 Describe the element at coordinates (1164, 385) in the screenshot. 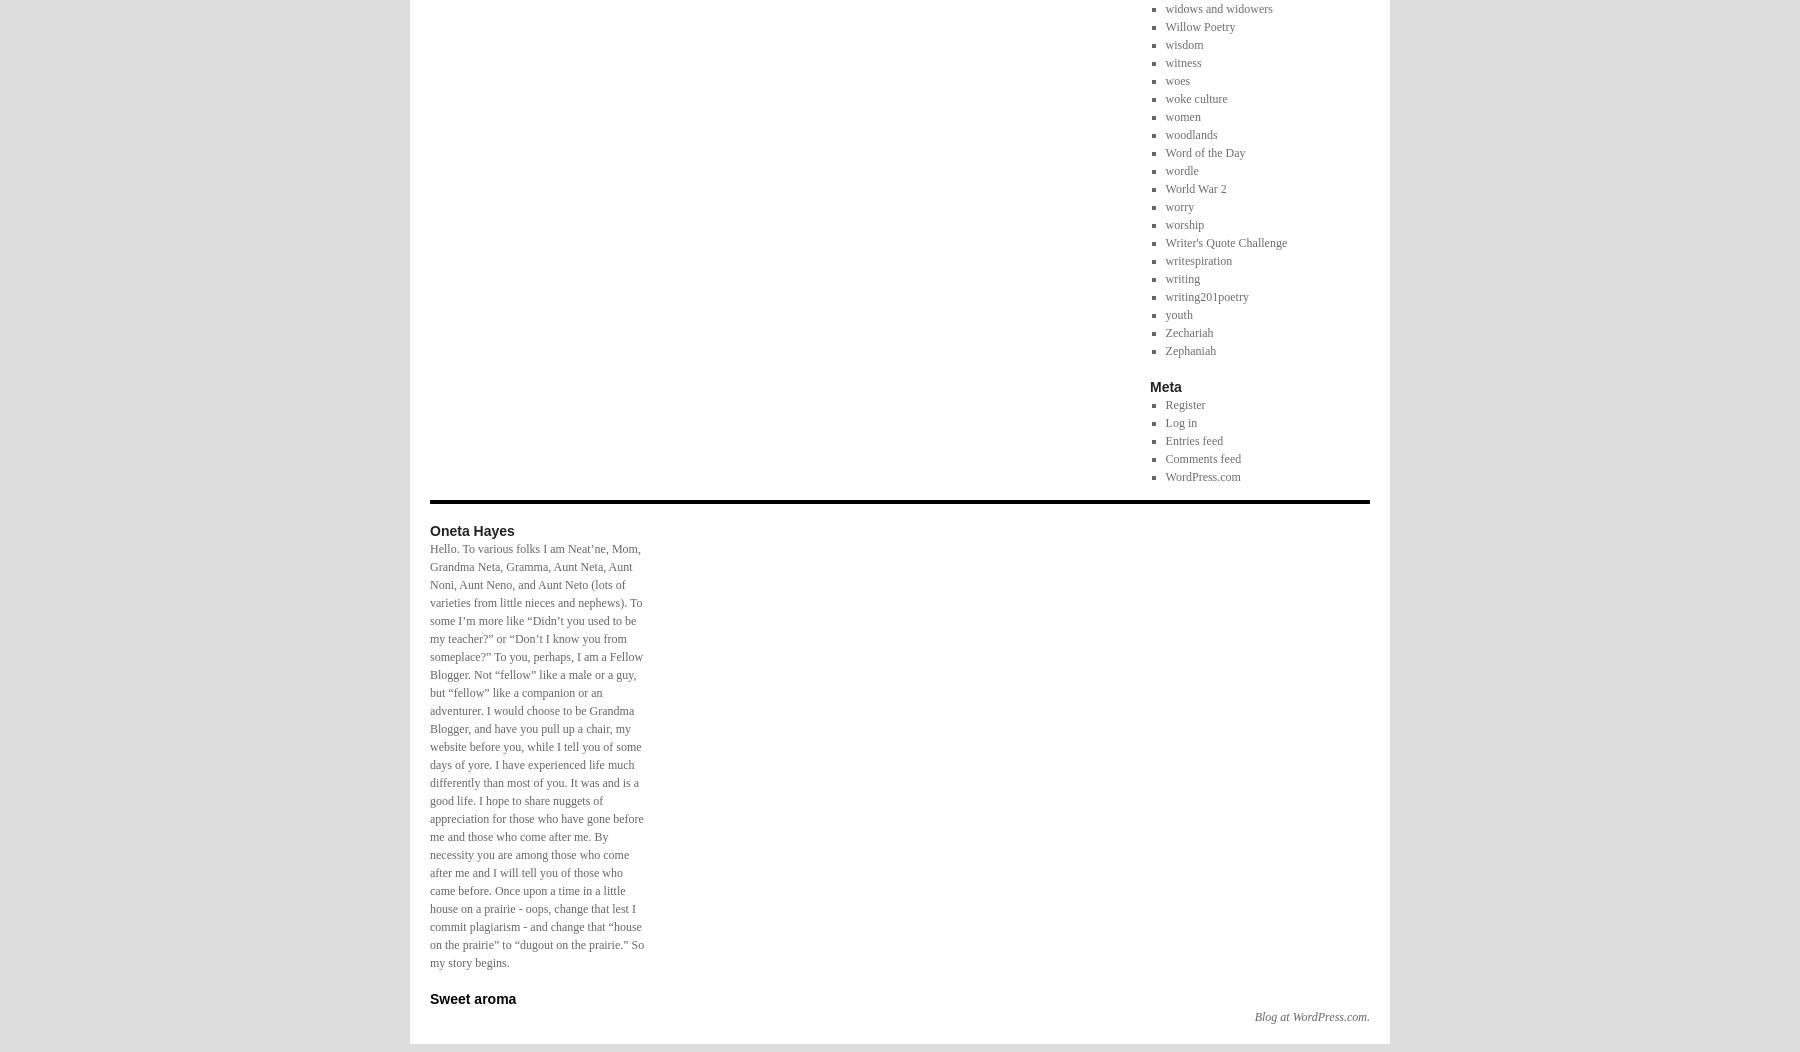

I see `'Meta'` at that location.